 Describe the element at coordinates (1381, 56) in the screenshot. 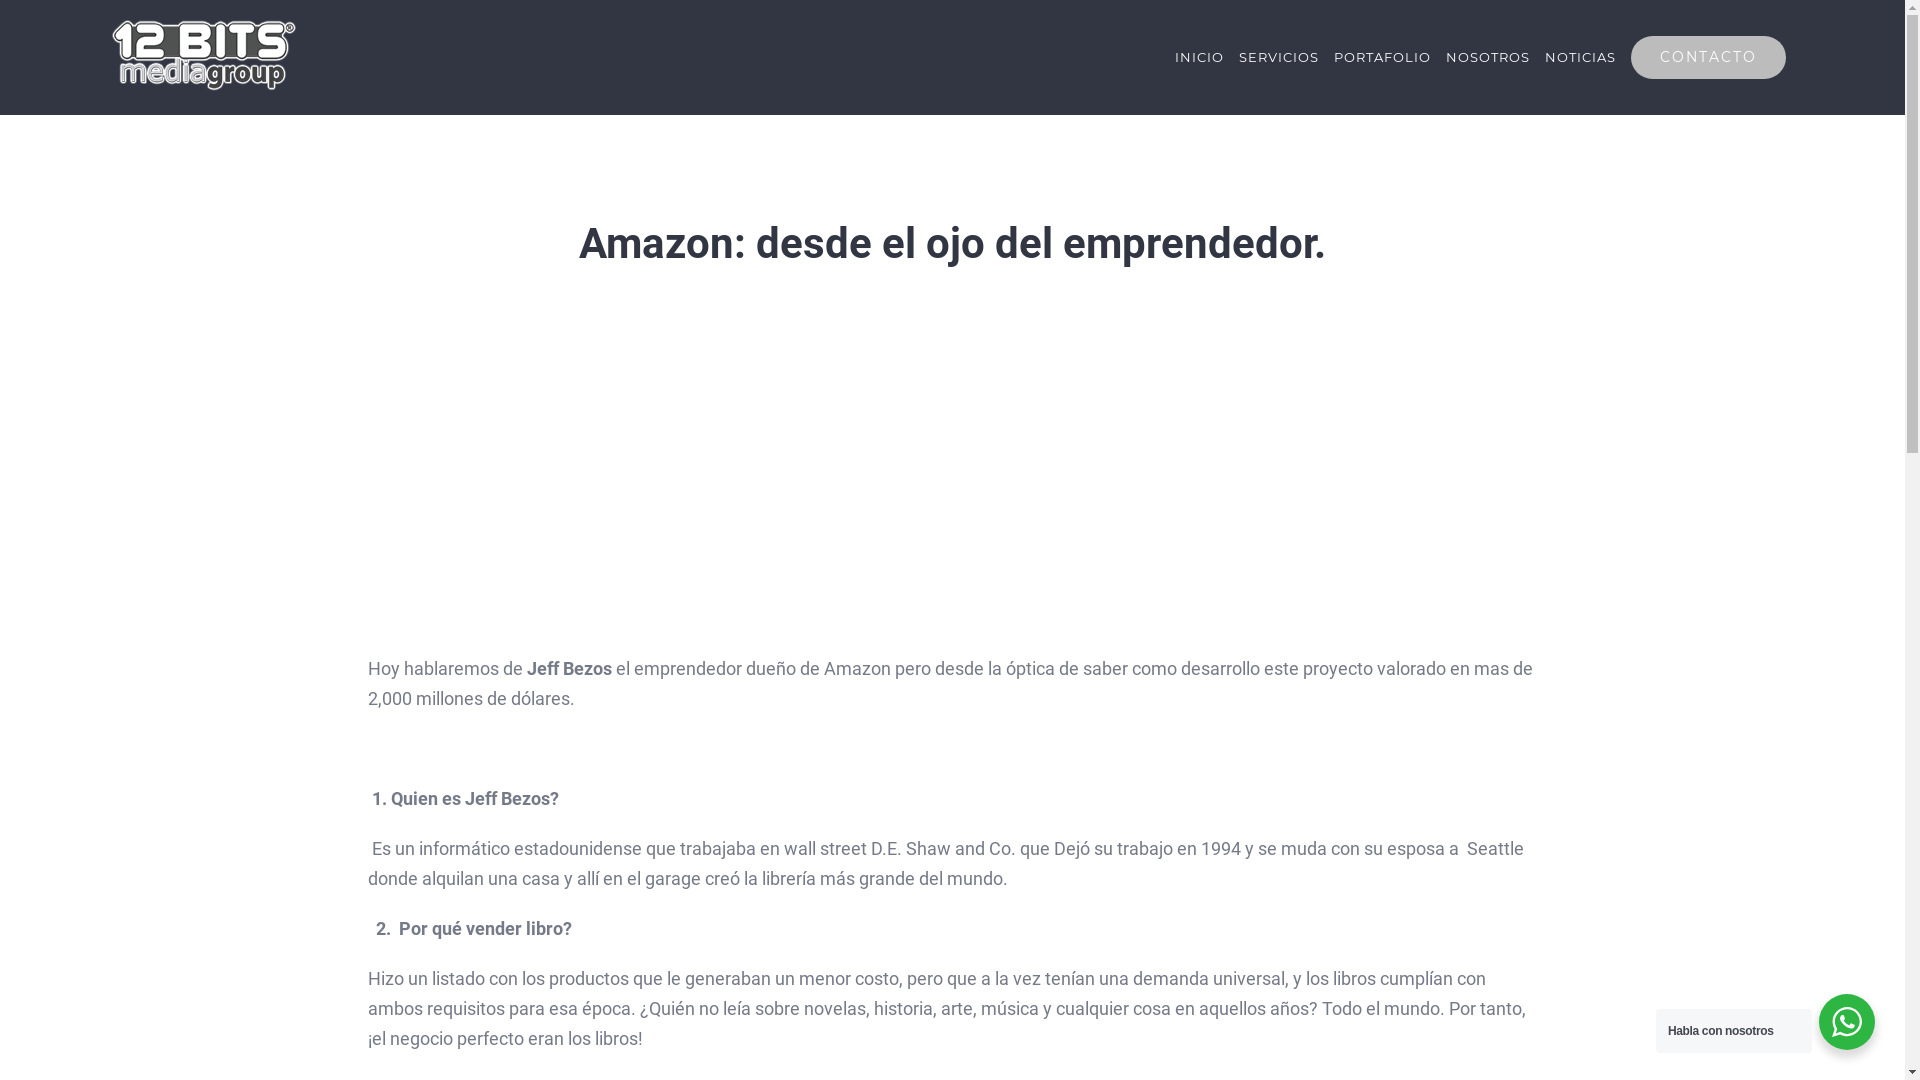

I see `'PORTAFOLIO'` at that location.